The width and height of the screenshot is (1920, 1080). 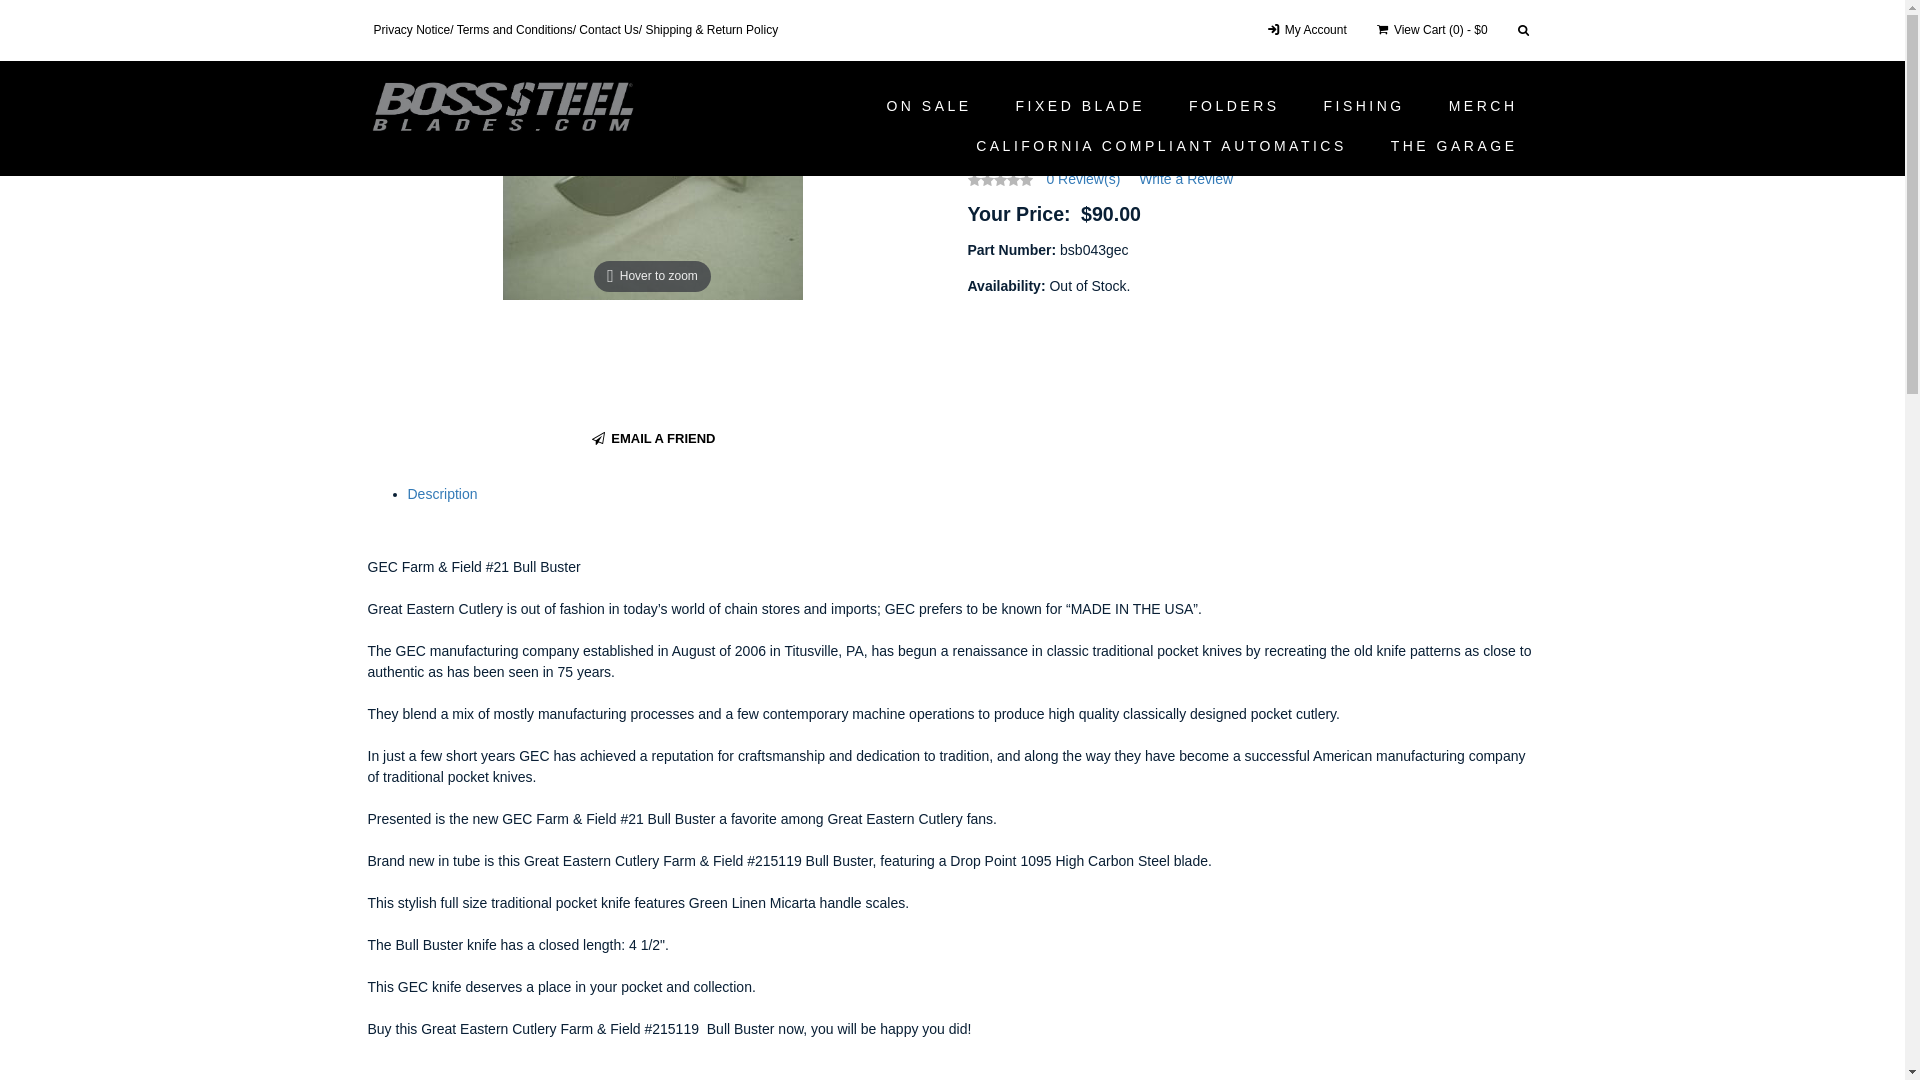 What do you see at coordinates (1302, 105) in the screenshot?
I see `'FISHING'` at bounding box center [1302, 105].